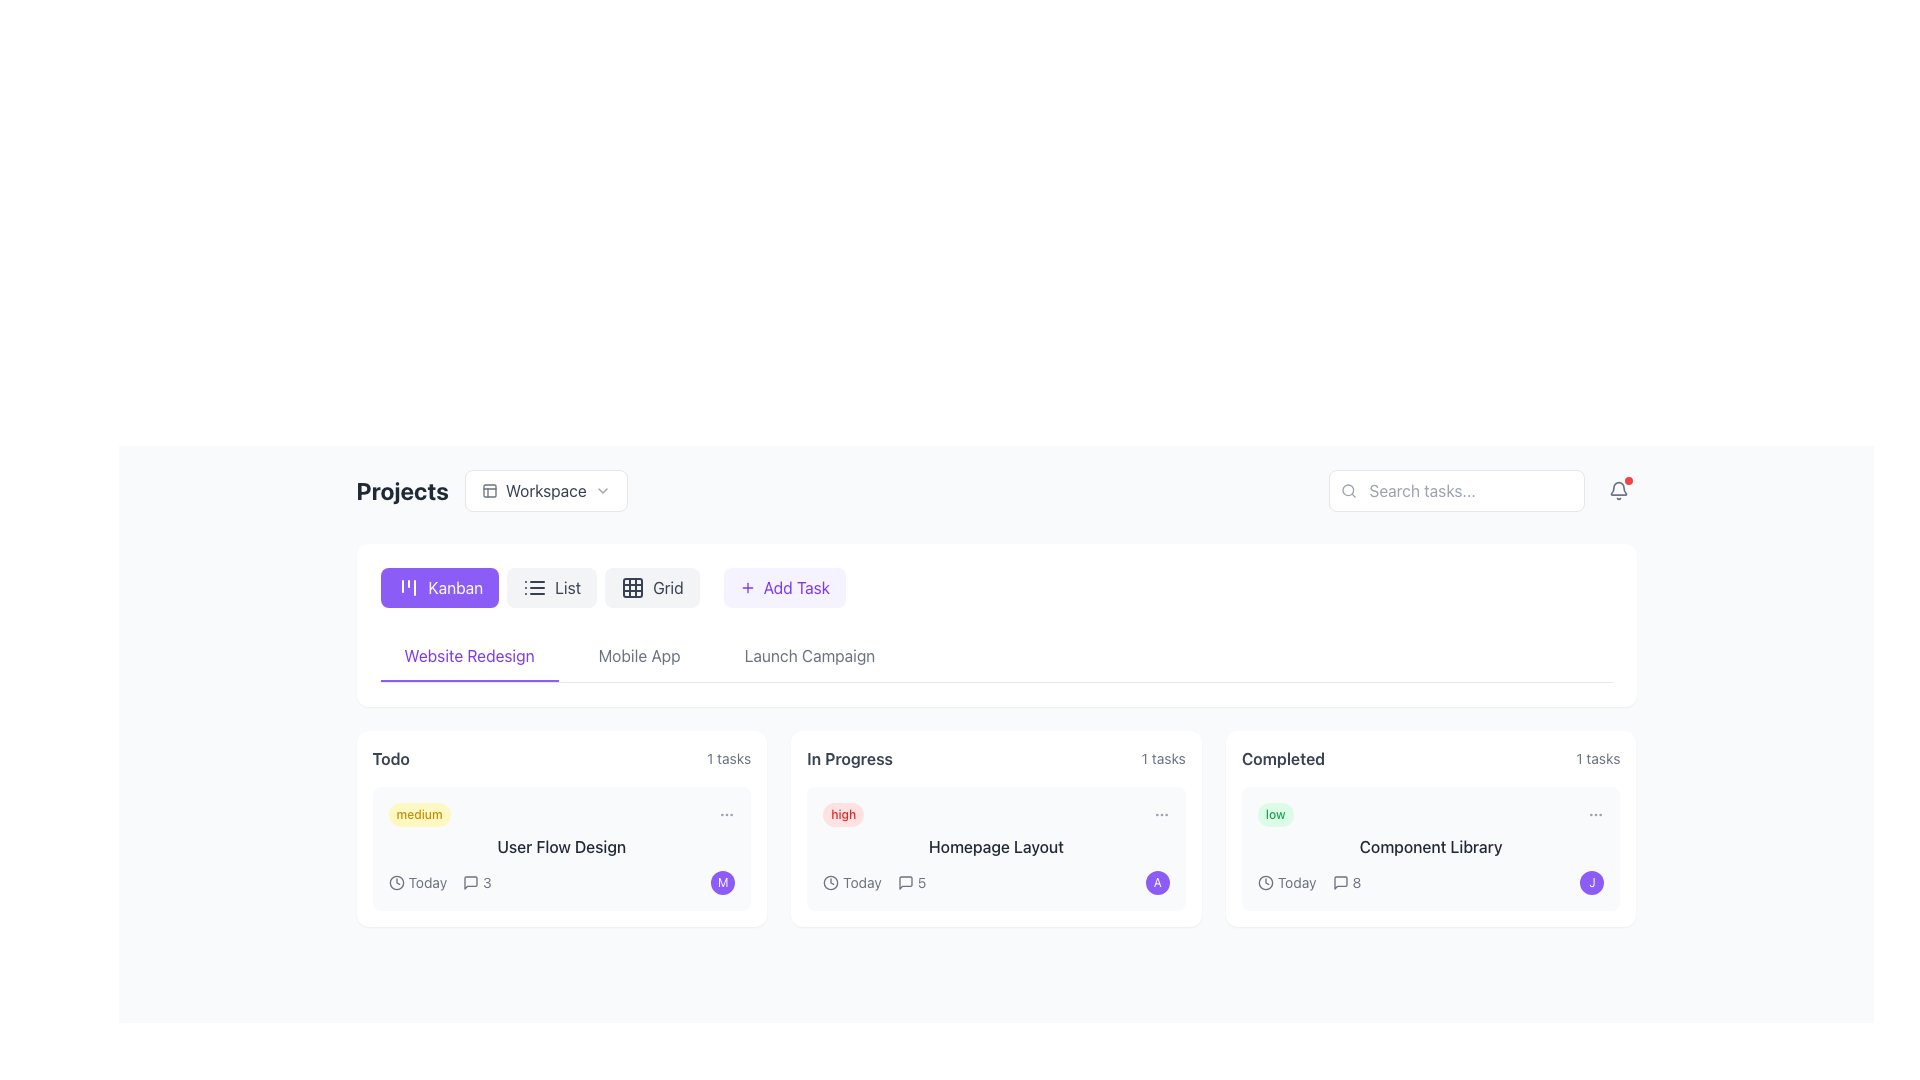 Image resolution: width=1920 pixels, height=1080 pixels. What do you see at coordinates (546, 490) in the screenshot?
I see `the dropdown menu trigger button located to the right of the 'Projects' header` at bounding box center [546, 490].